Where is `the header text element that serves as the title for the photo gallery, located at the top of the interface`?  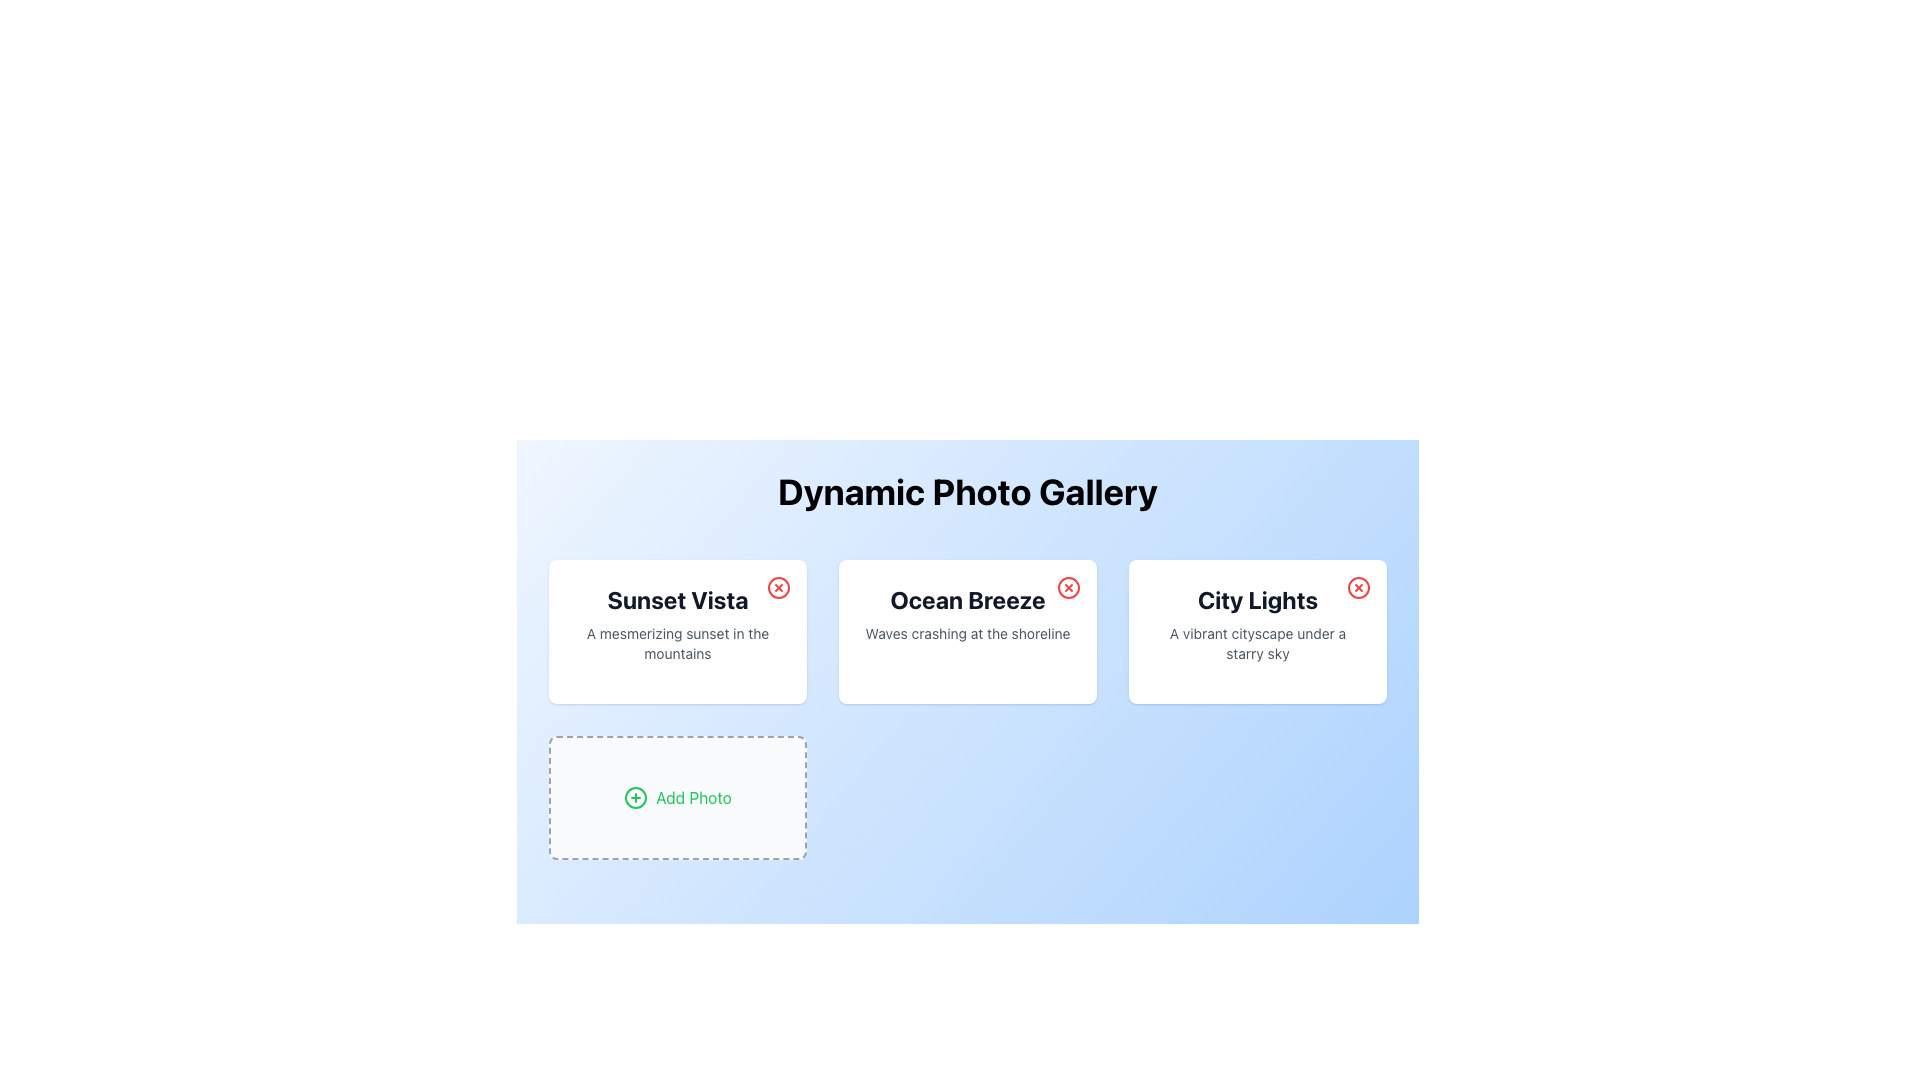 the header text element that serves as the title for the photo gallery, located at the top of the interface is located at coordinates (968, 492).